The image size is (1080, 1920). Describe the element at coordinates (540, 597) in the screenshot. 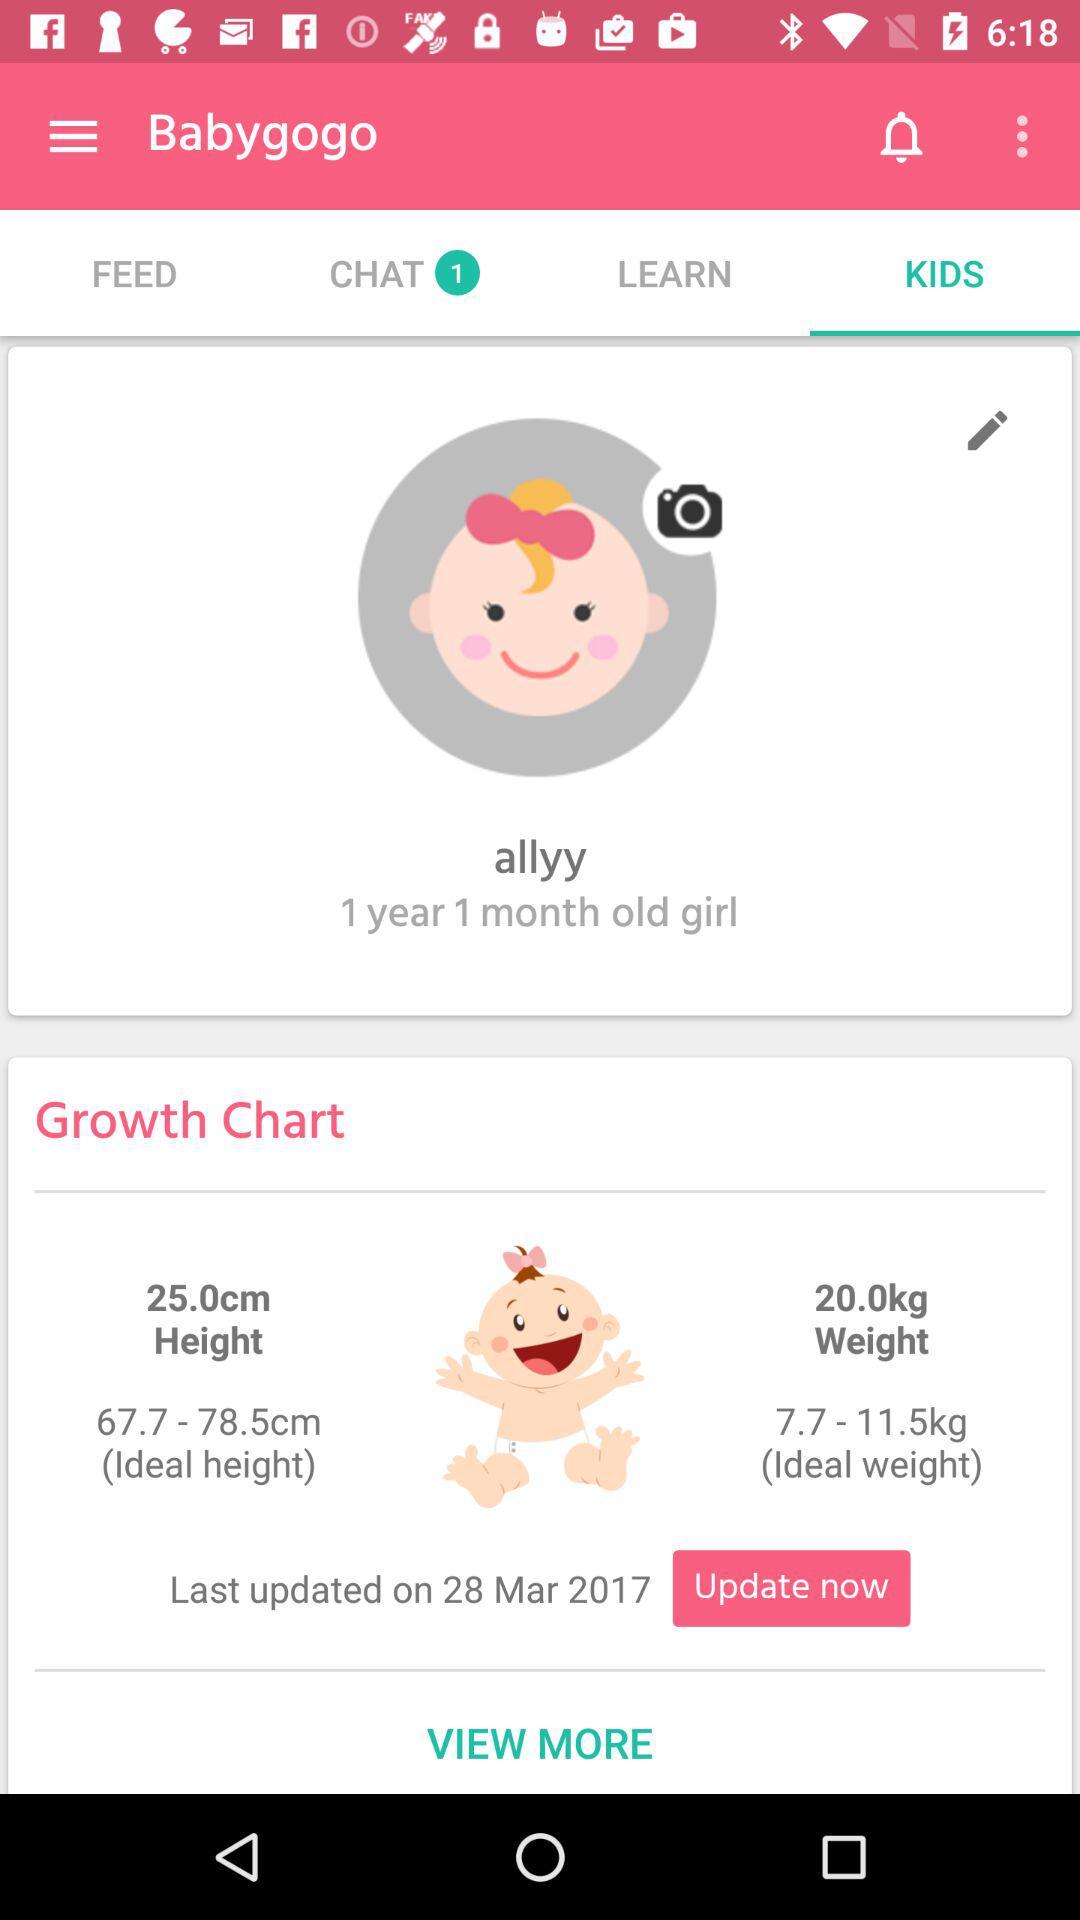

I see `camera image` at that location.